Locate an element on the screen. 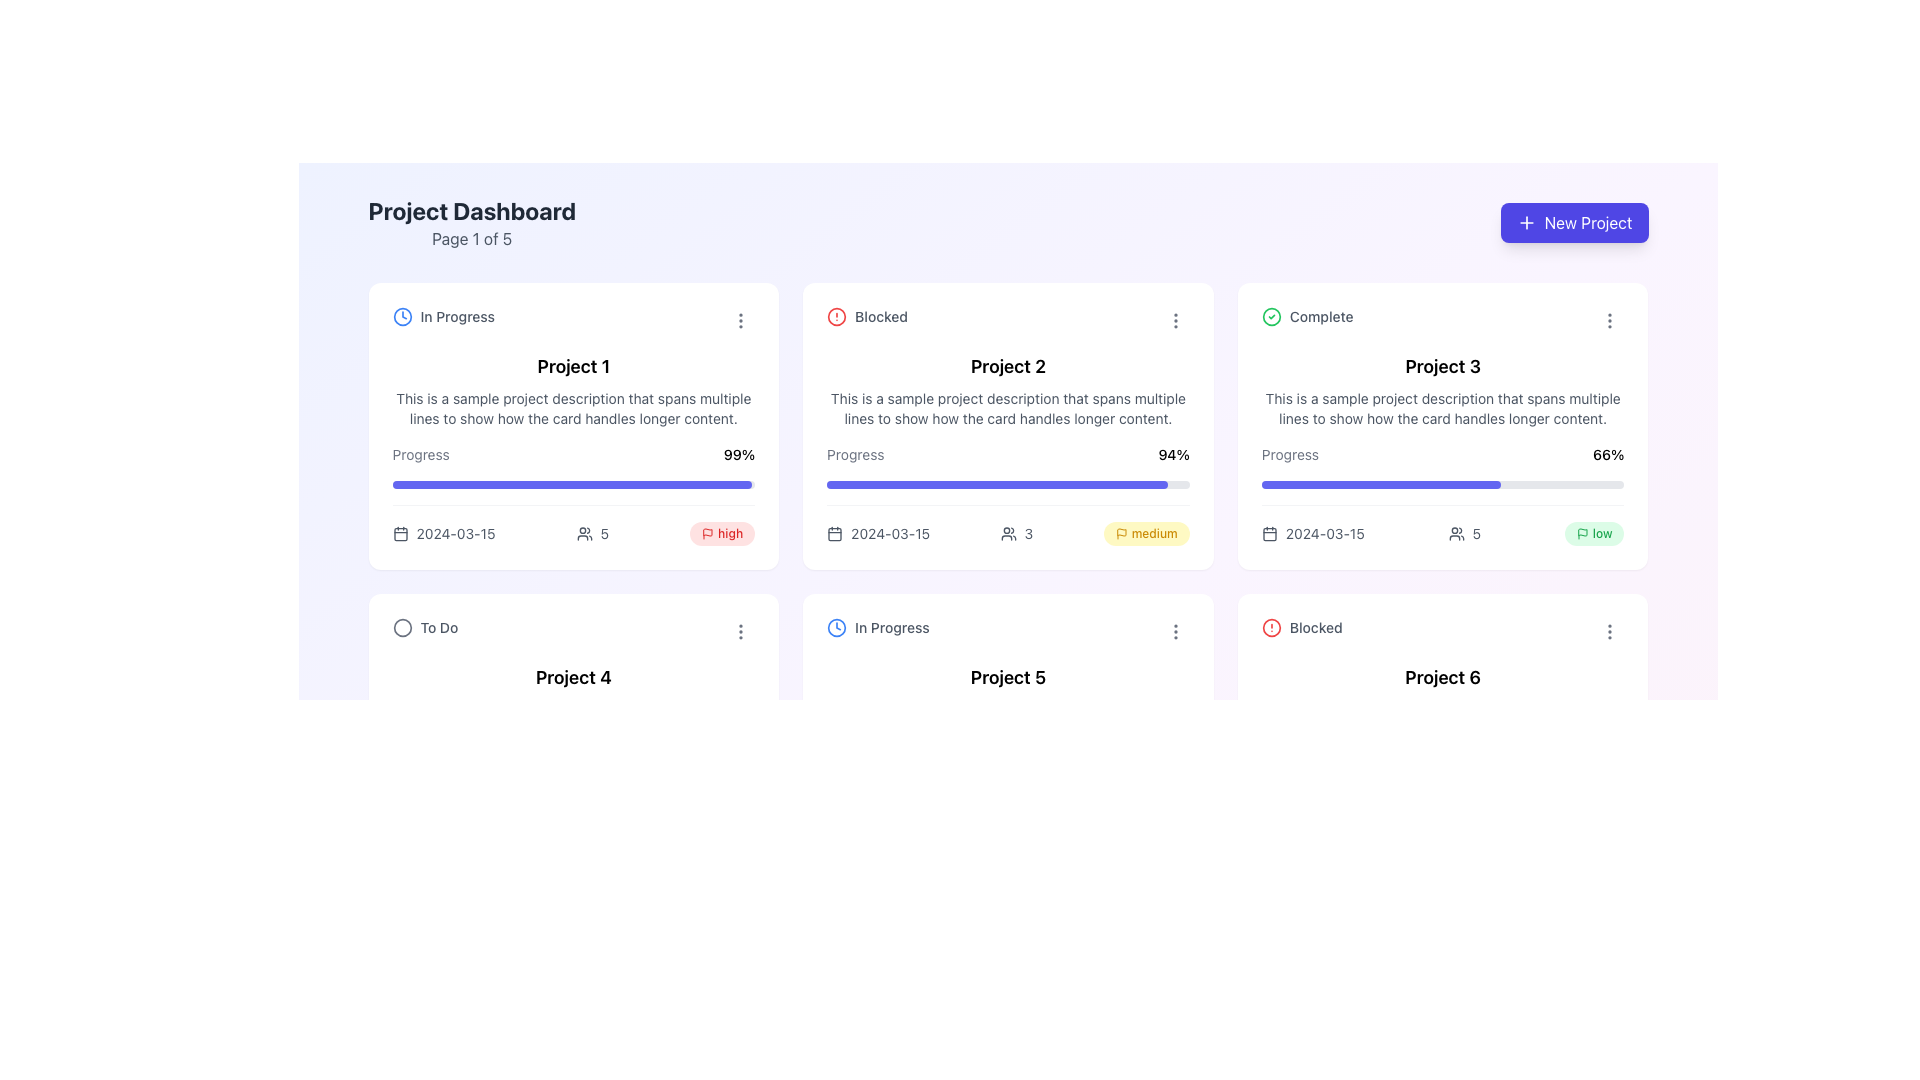 This screenshot has width=1920, height=1080. the SVG circle that represents progress within the clock icon in the 'In Progress' project card for 'Project 1' is located at coordinates (837, 627).